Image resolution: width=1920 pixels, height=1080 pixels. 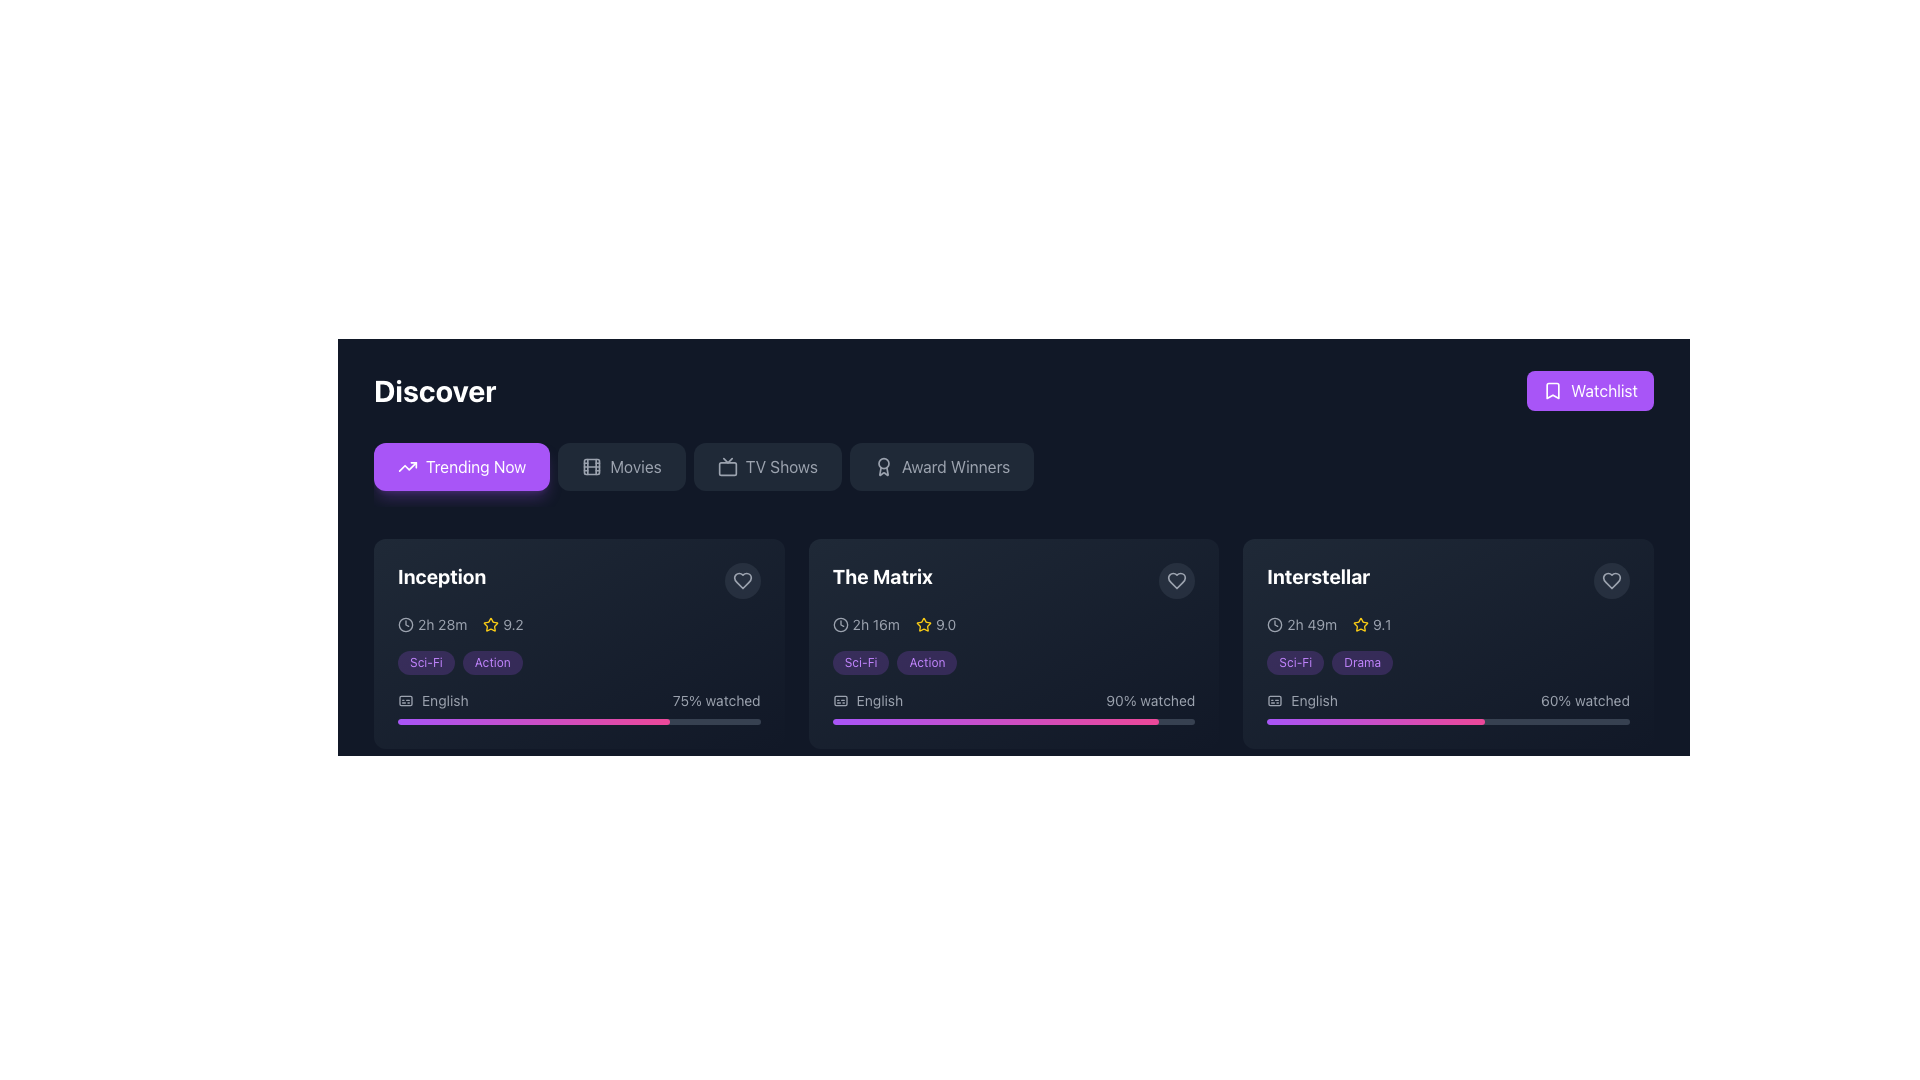 I want to click on the 'Award Winners' button, which is located to the right of the award icon represented by a circular medallion with a ribbon underneath, so click(x=882, y=466).